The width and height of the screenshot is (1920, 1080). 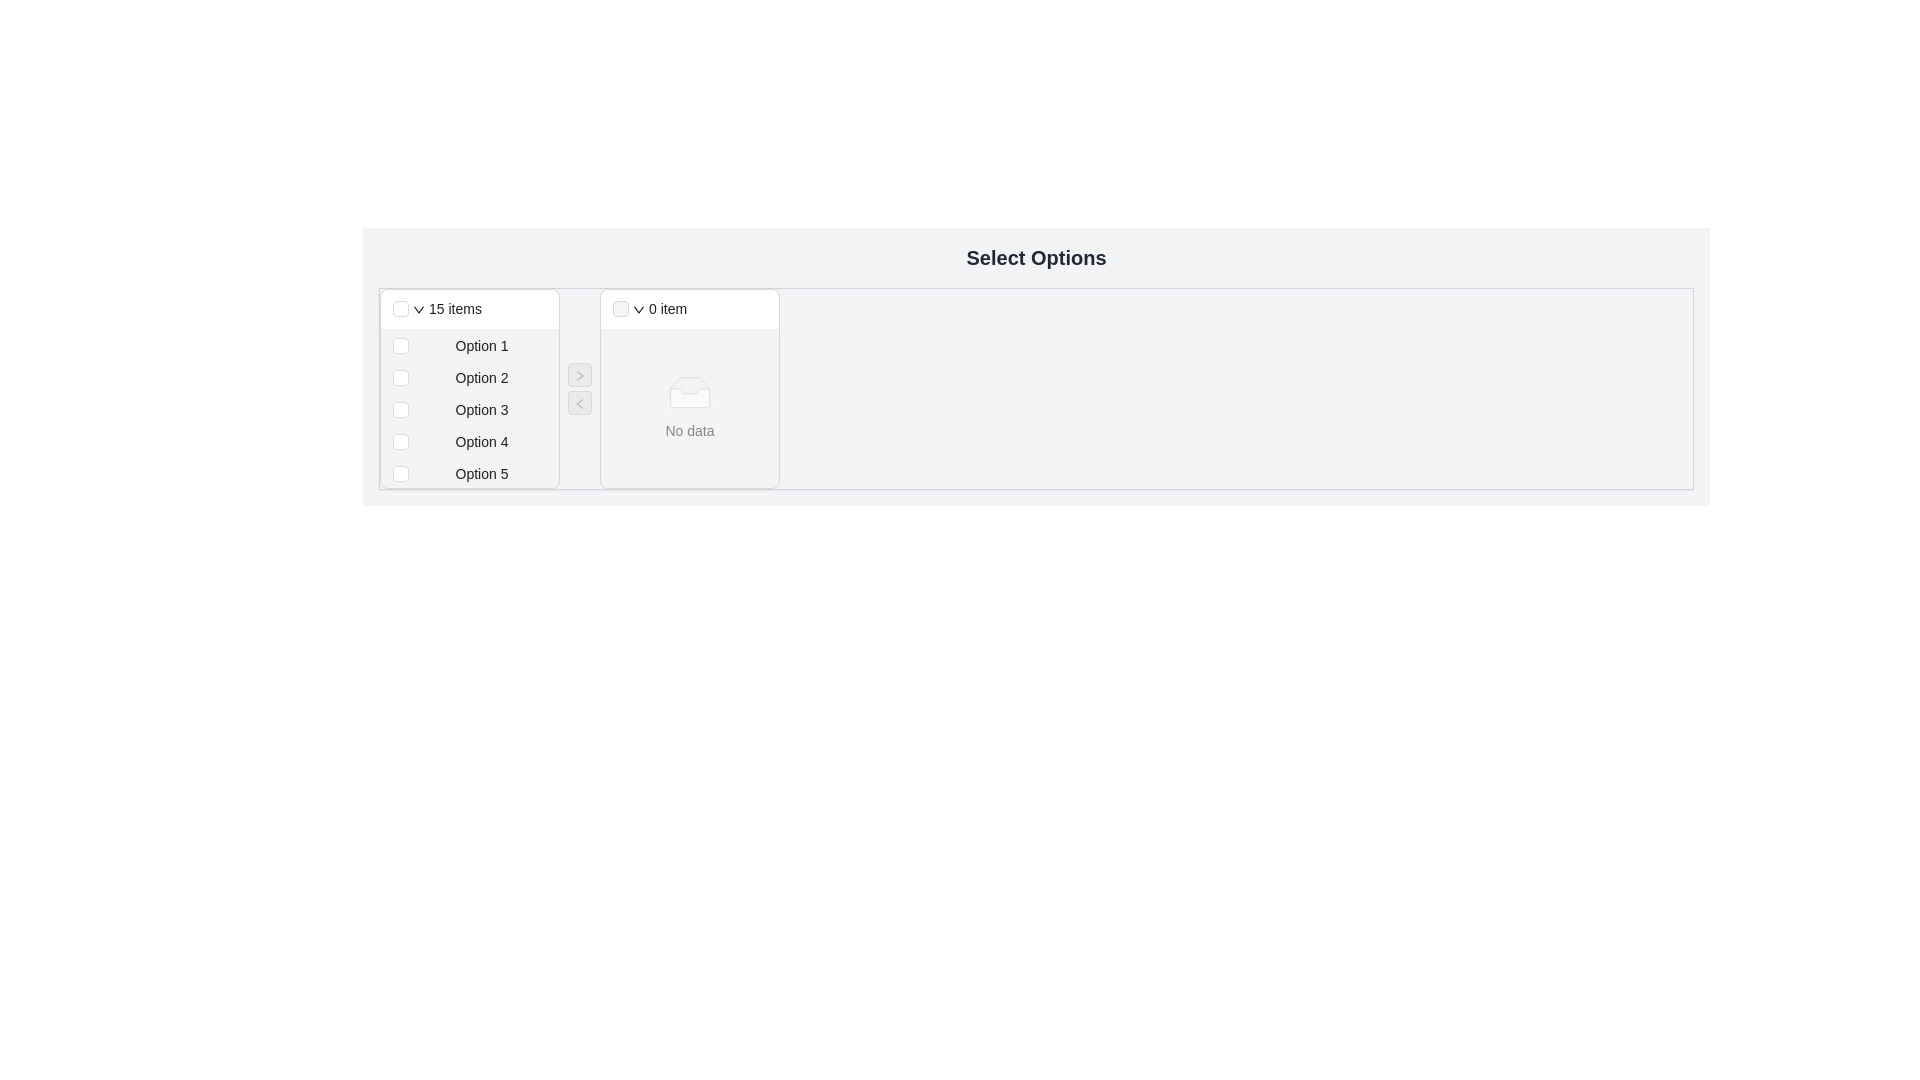 I want to click on the checkbox in the header of the transfer list, so click(x=469, y=309).